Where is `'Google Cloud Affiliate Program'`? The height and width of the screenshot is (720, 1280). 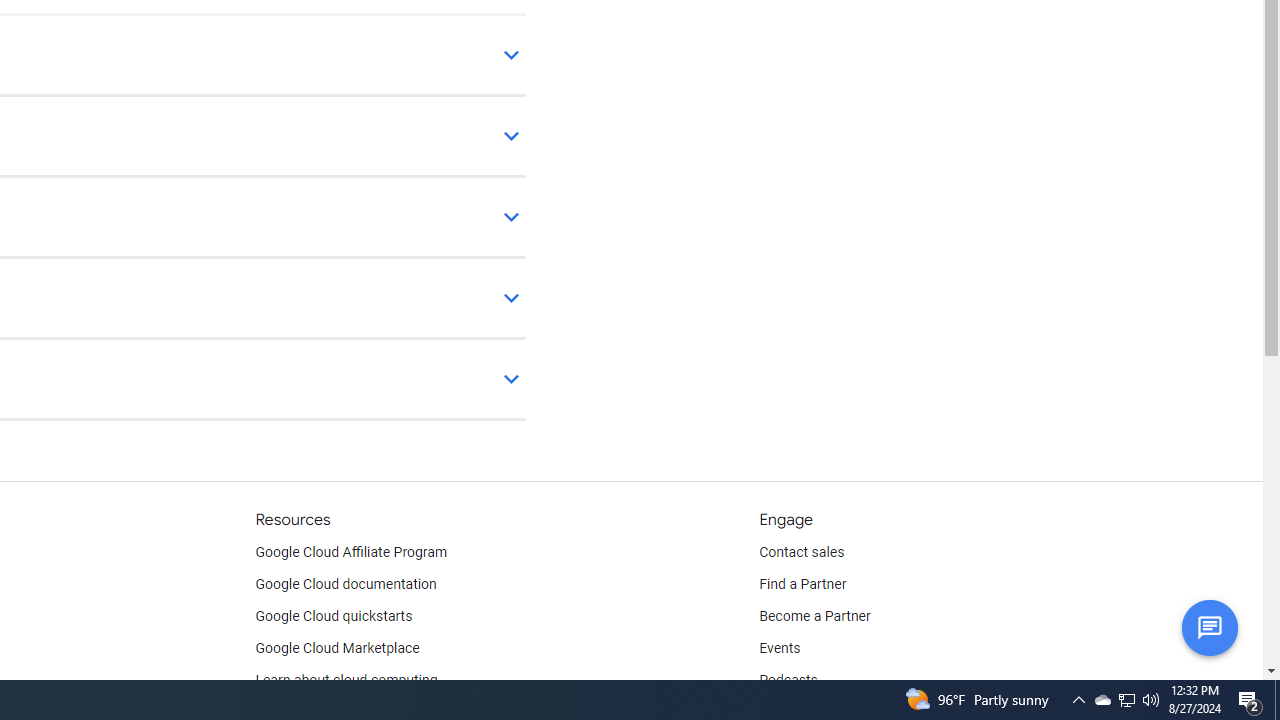
'Google Cloud Affiliate Program' is located at coordinates (351, 552).